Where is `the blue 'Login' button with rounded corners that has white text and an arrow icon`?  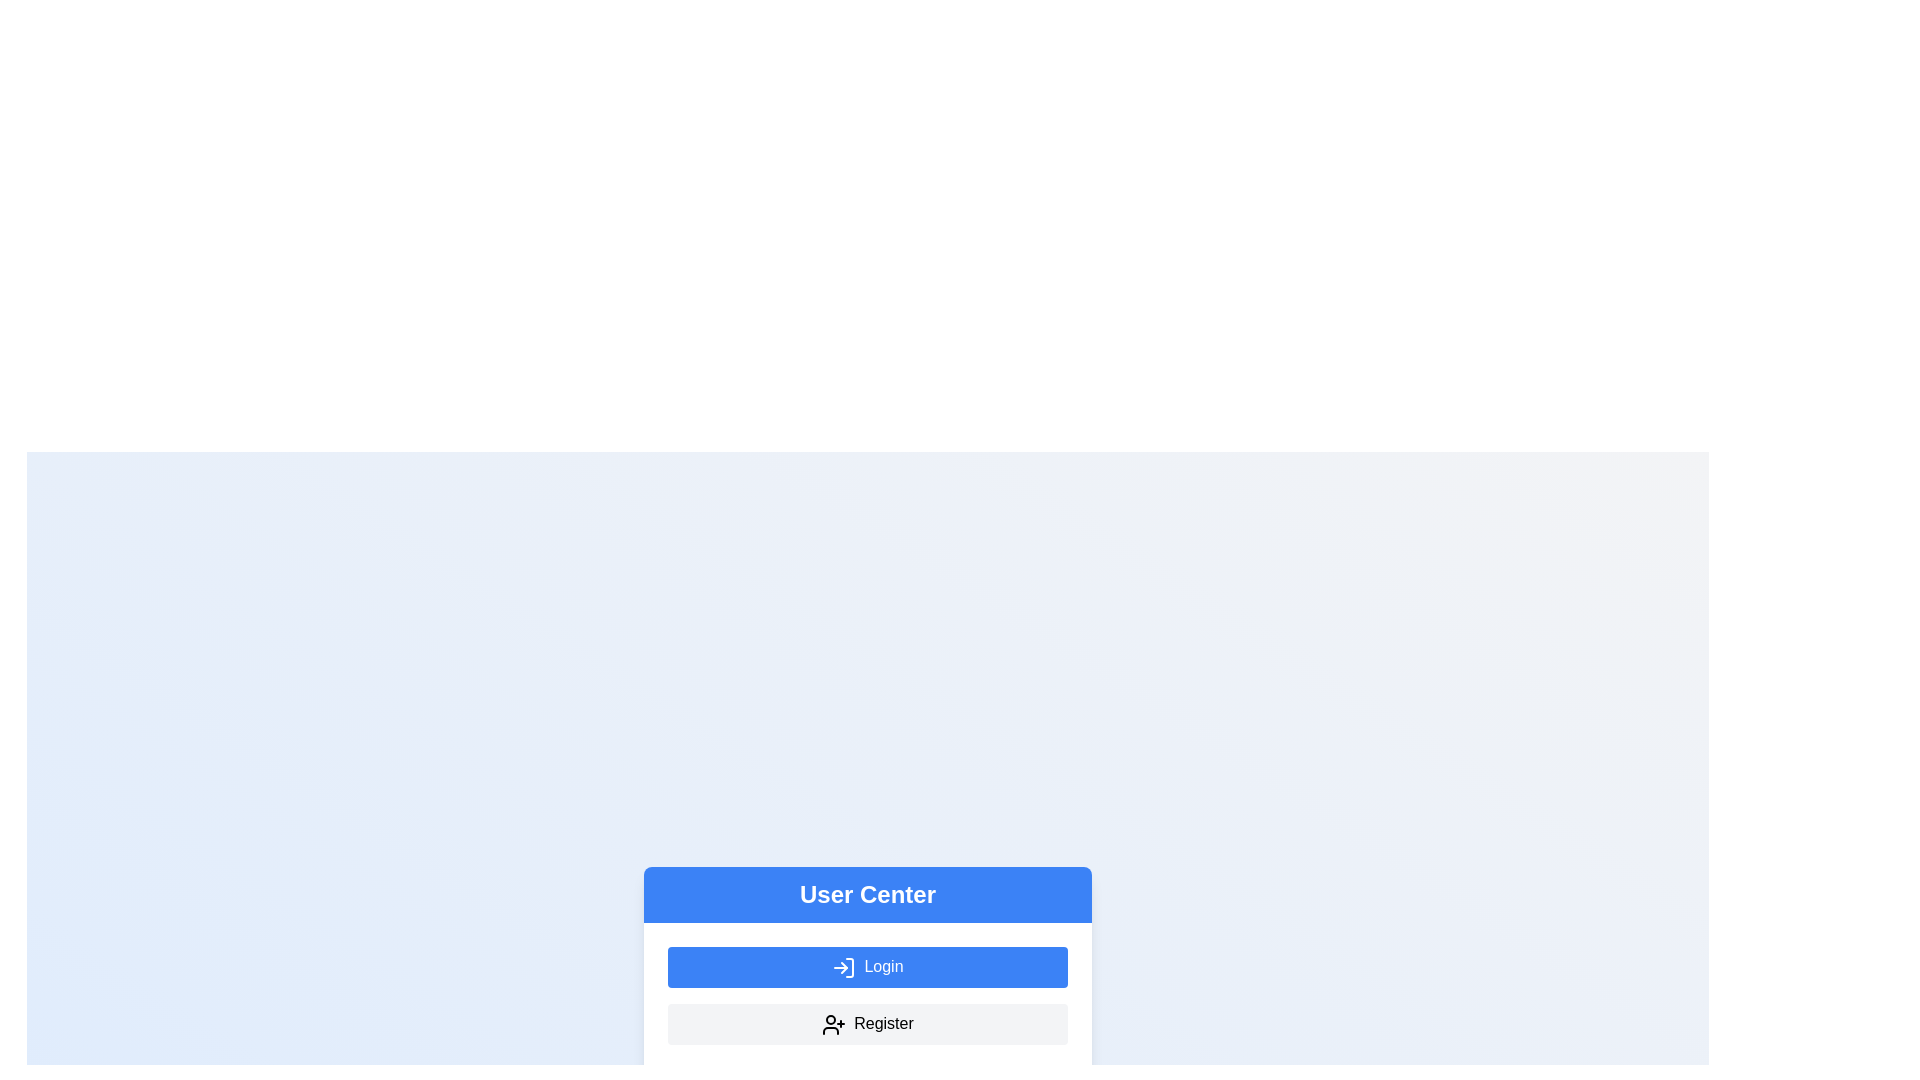
the blue 'Login' button with rounded corners that has white text and an arrow icon is located at coordinates (868, 966).